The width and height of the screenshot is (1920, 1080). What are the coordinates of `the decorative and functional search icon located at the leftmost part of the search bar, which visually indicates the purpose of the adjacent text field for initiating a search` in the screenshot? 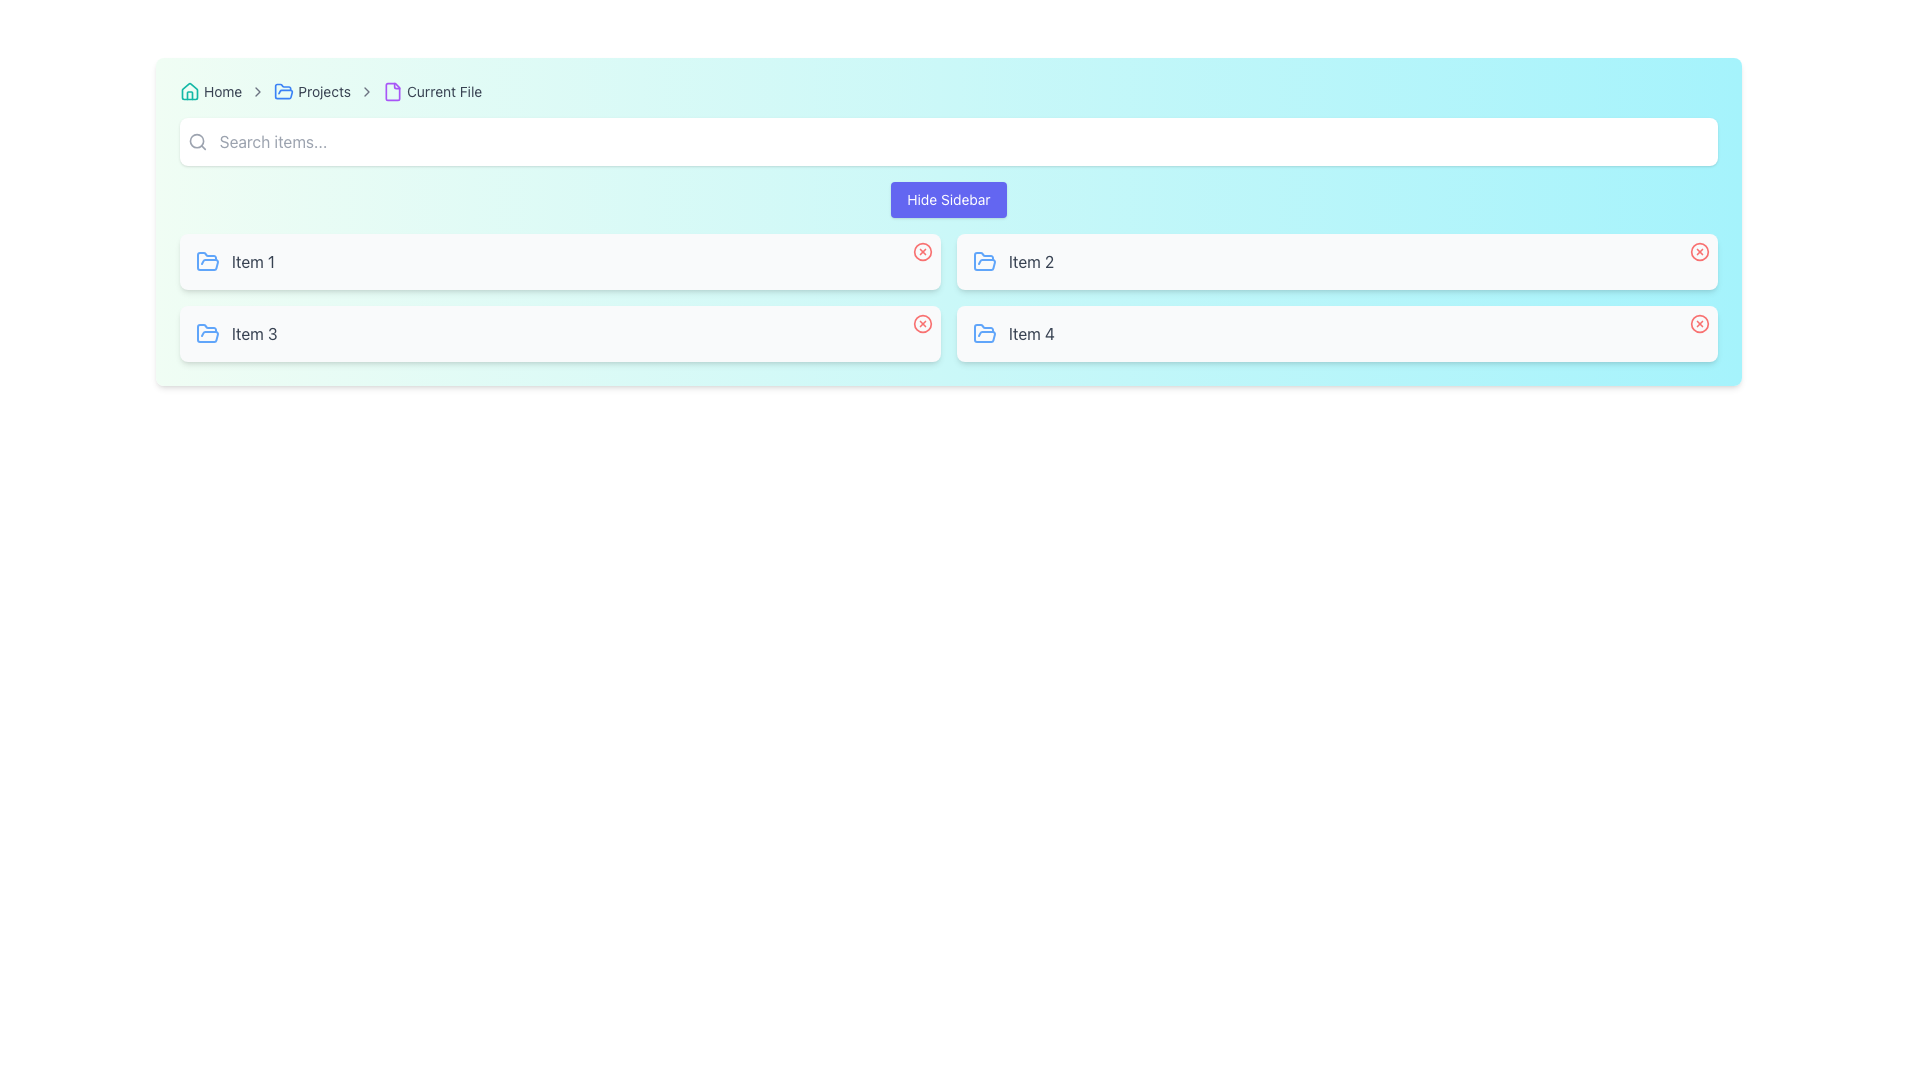 It's located at (197, 141).